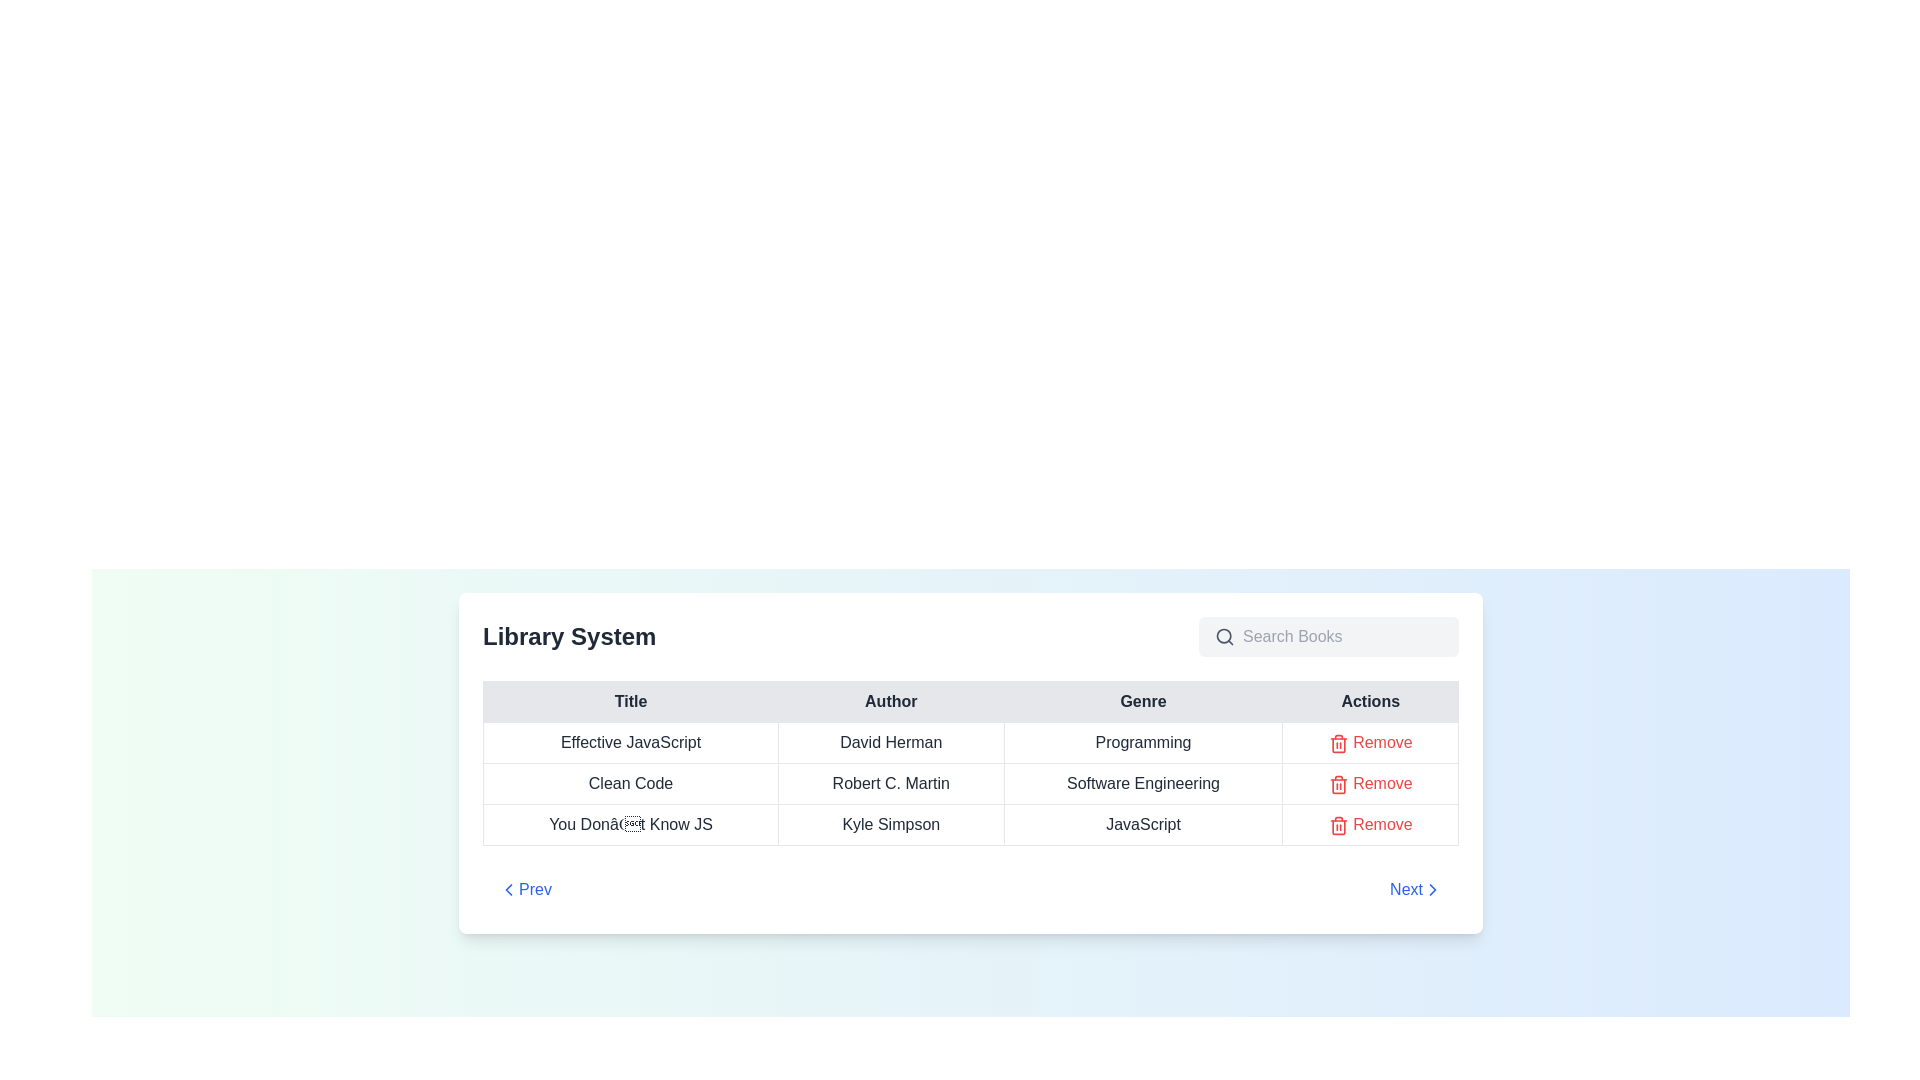 This screenshot has height=1080, width=1920. What do you see at coordinates (1415, 889) in the screenshot?
I see `the 'Next' button located at the bottom-right corner of the library system interface` at bounding box center [1415, 889].